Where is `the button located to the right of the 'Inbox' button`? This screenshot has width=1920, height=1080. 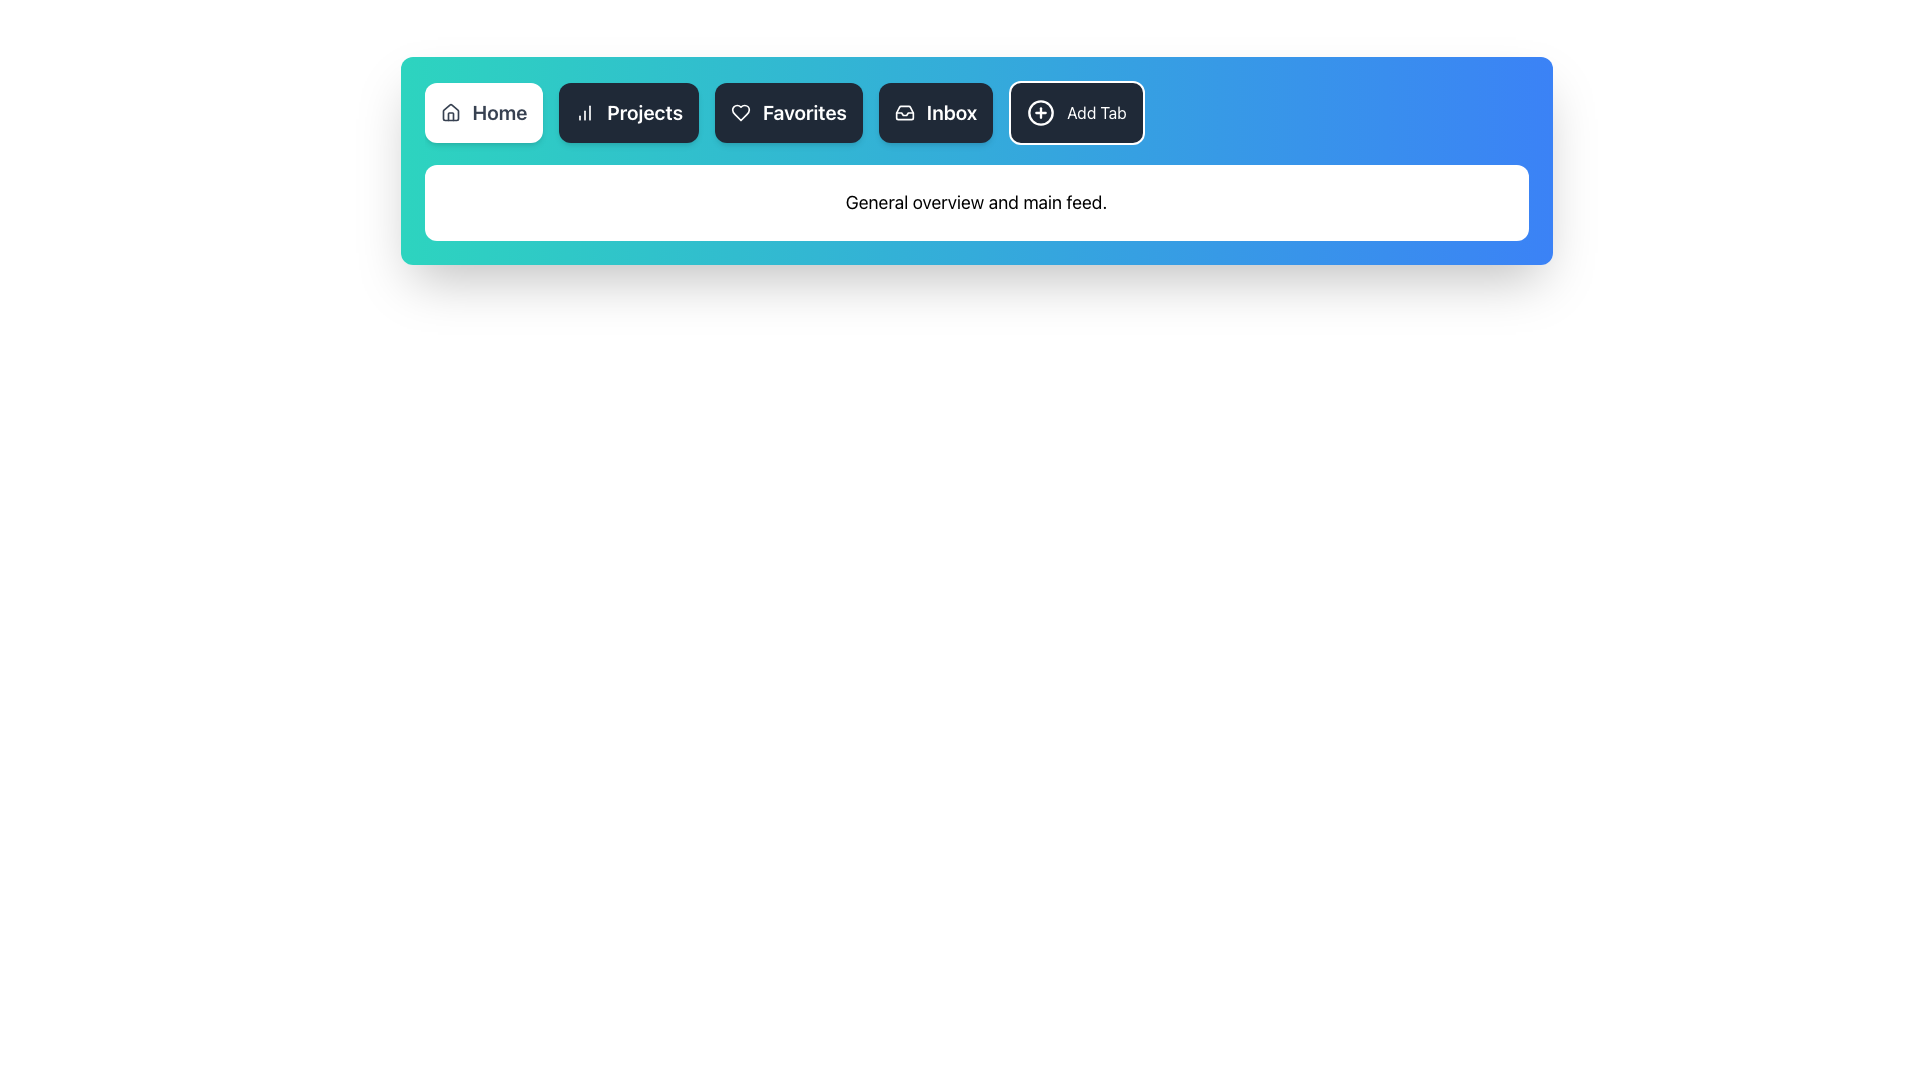
the button located to the right of the 'Inbox' button is located at coordinates (1075, 112).